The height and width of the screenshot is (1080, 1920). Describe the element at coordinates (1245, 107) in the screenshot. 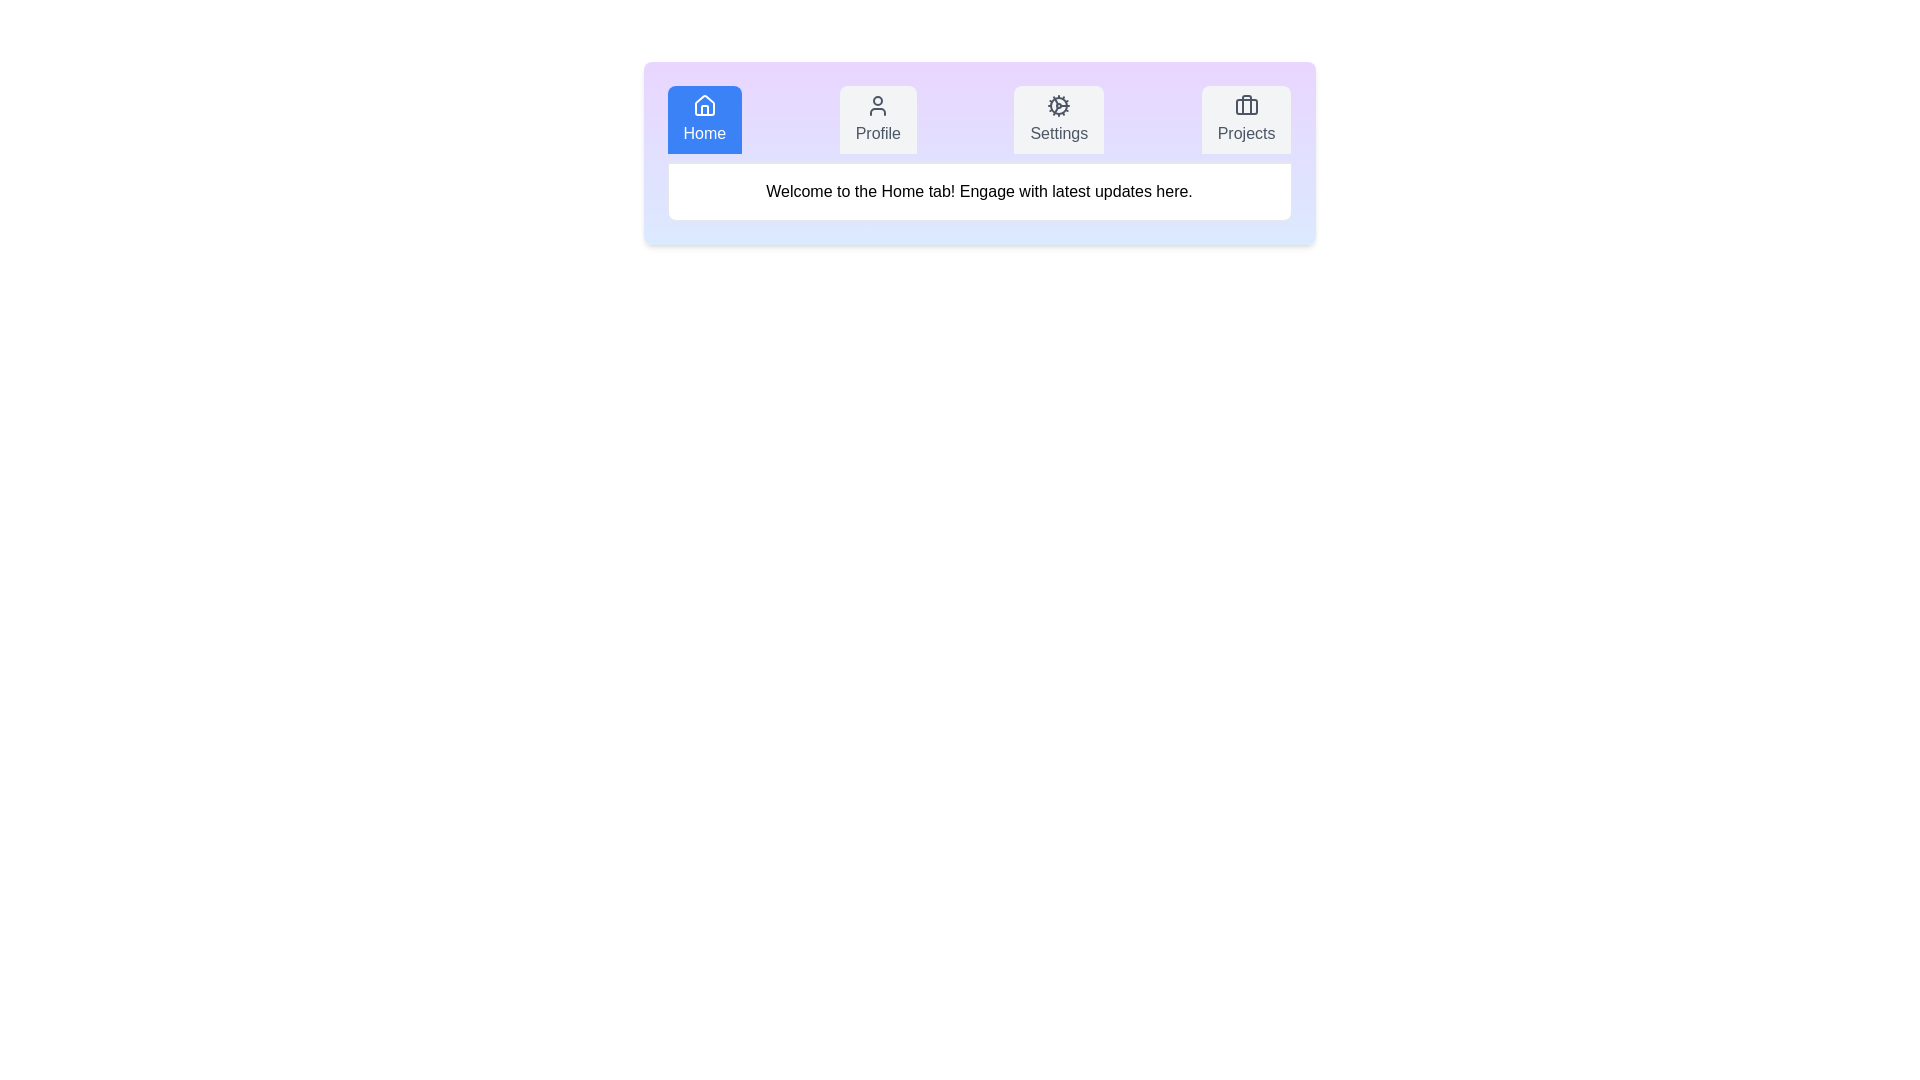

I see `SVG rectangle element that forms the bottom half of the briefcase icon within the Projects section of the navigation bar` at that location.